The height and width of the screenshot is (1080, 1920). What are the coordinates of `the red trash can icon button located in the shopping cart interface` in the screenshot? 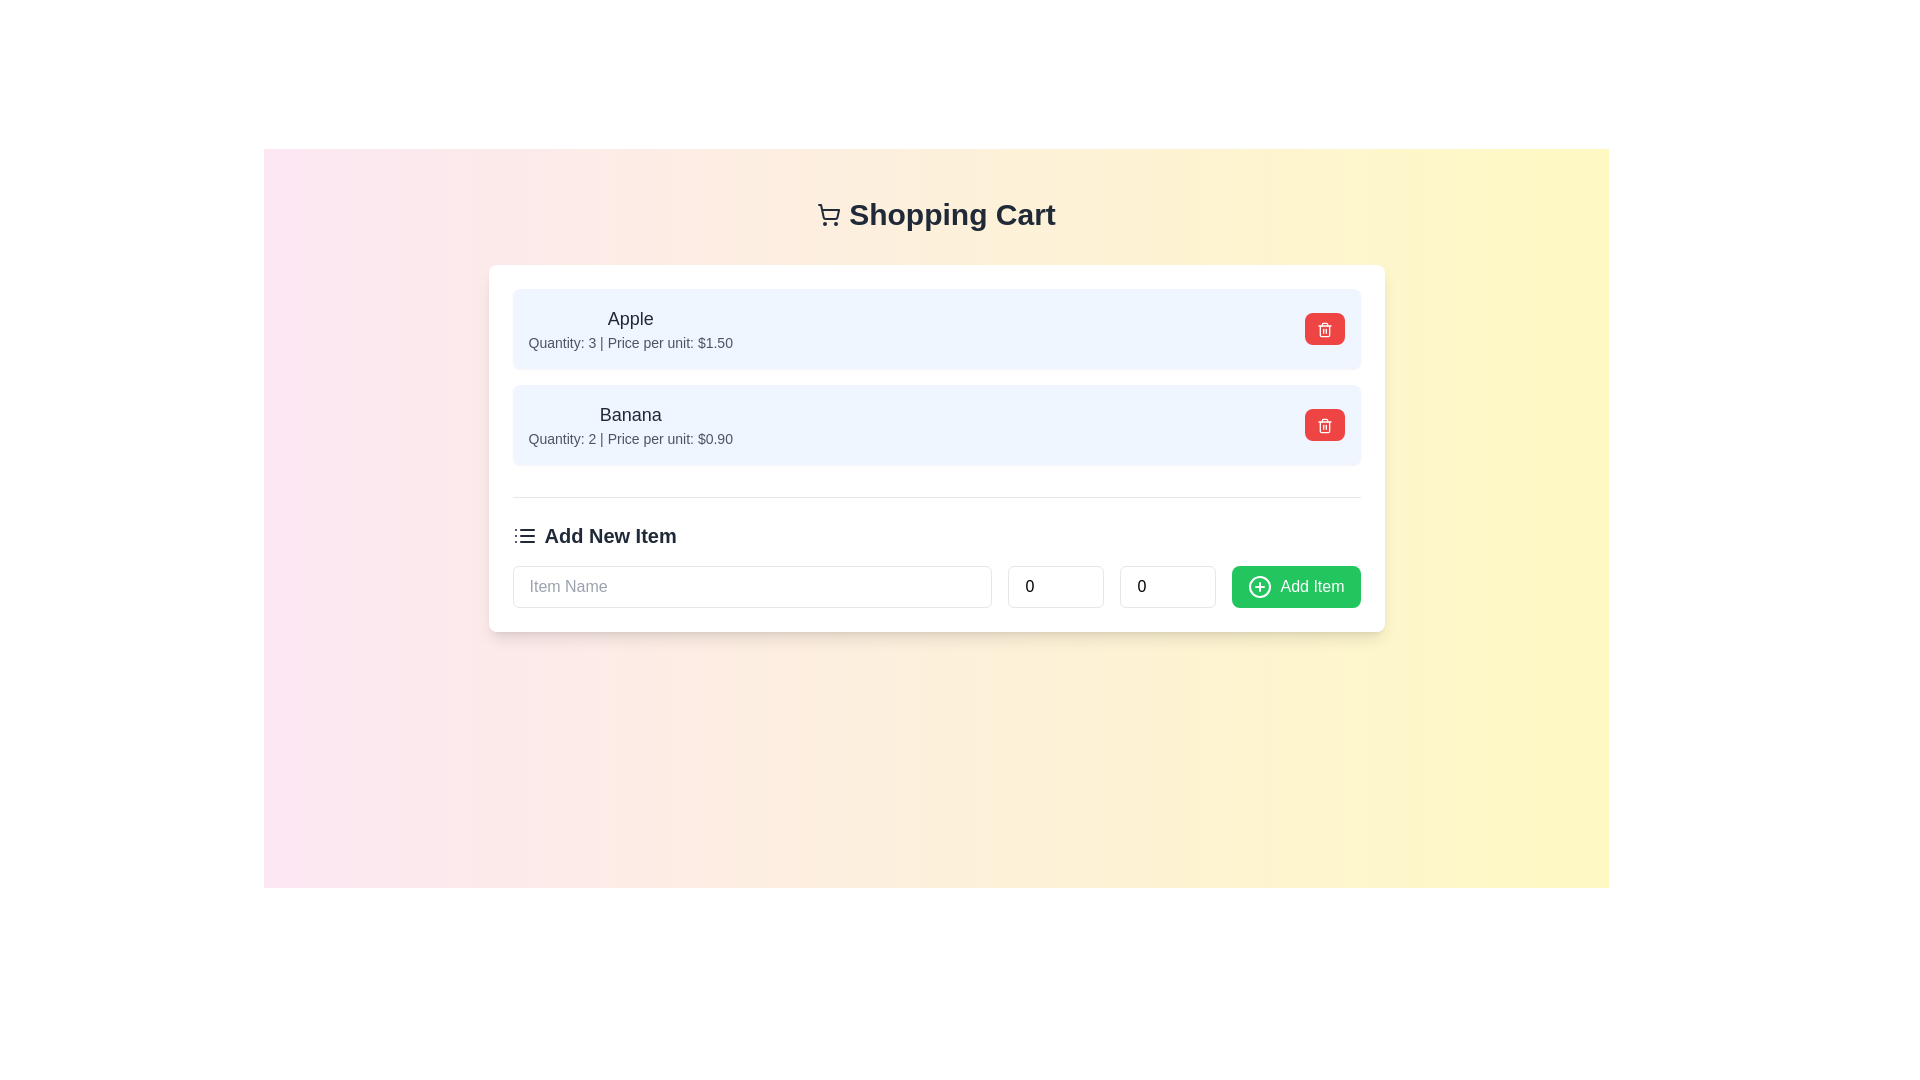 It's located at (1324, 328).